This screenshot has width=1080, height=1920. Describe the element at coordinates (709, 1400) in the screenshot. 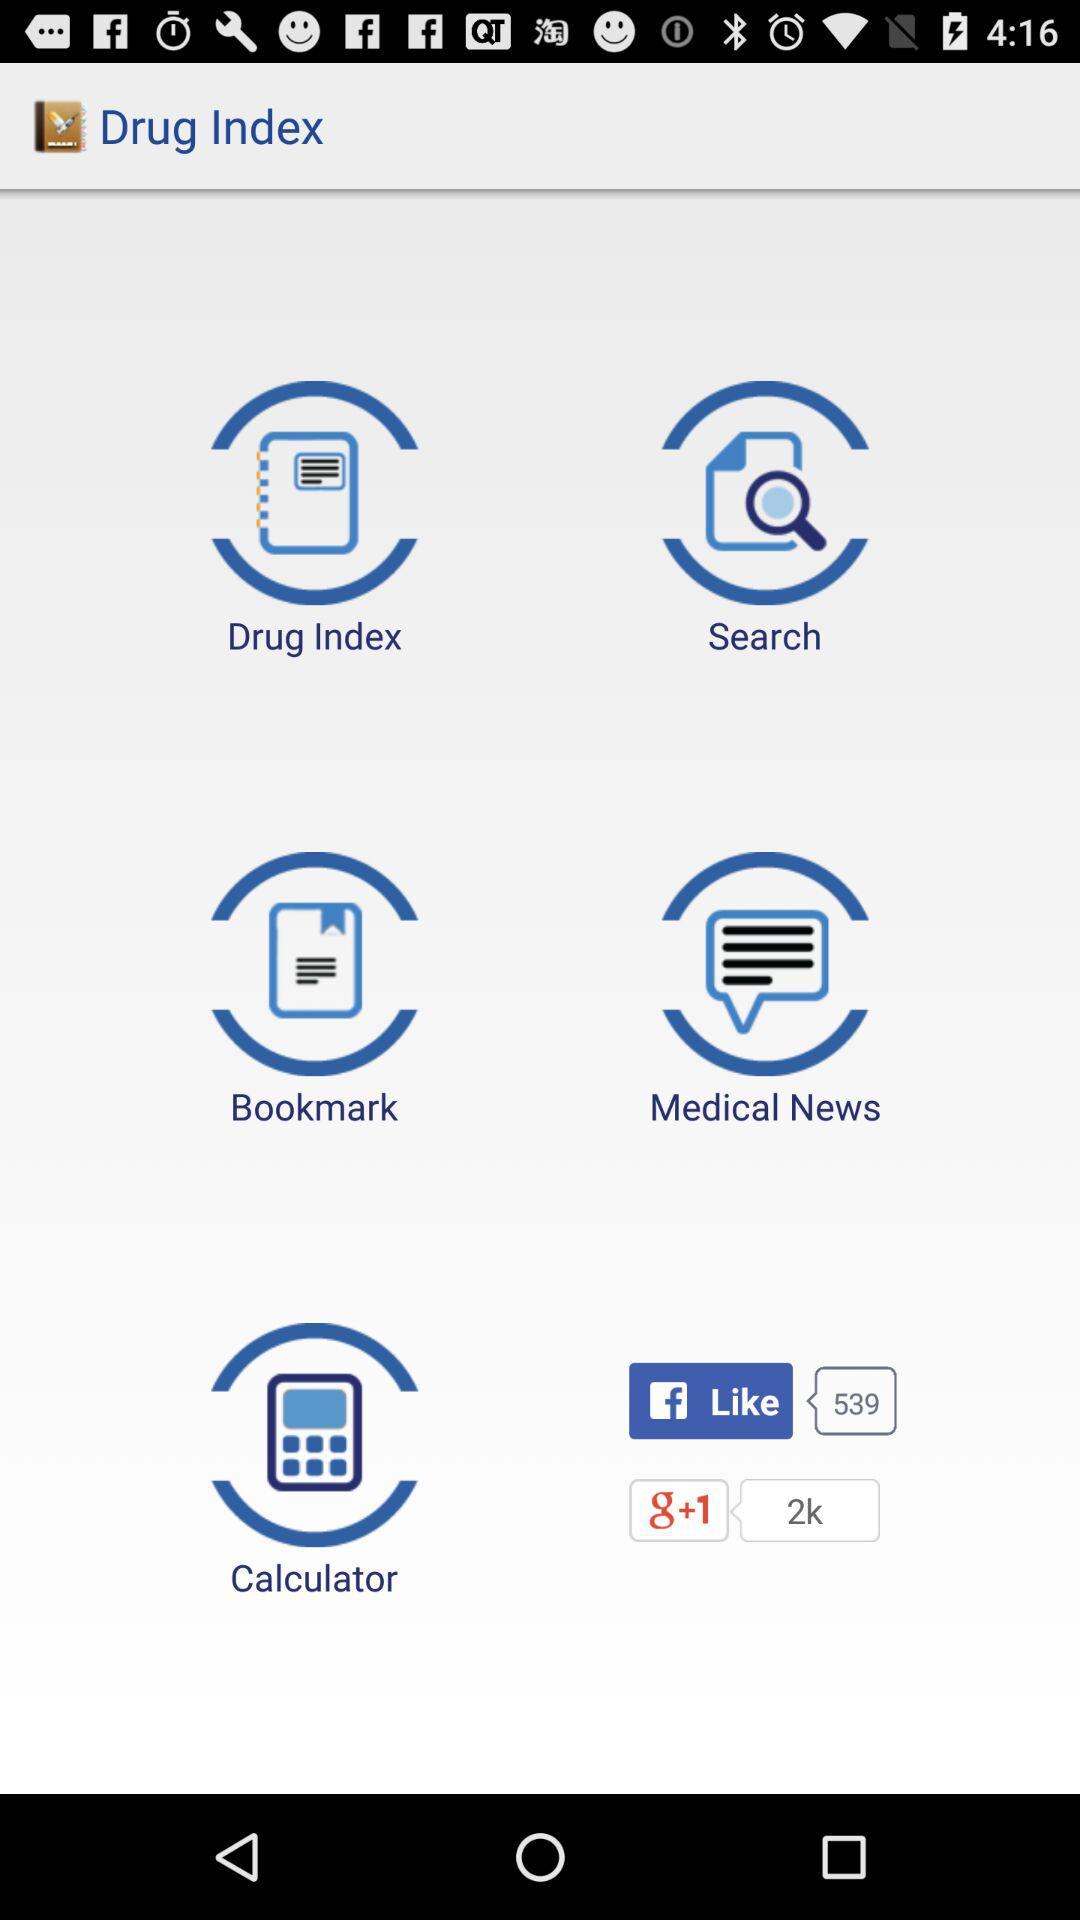

I see `icon to the right of calculator item` at that location.